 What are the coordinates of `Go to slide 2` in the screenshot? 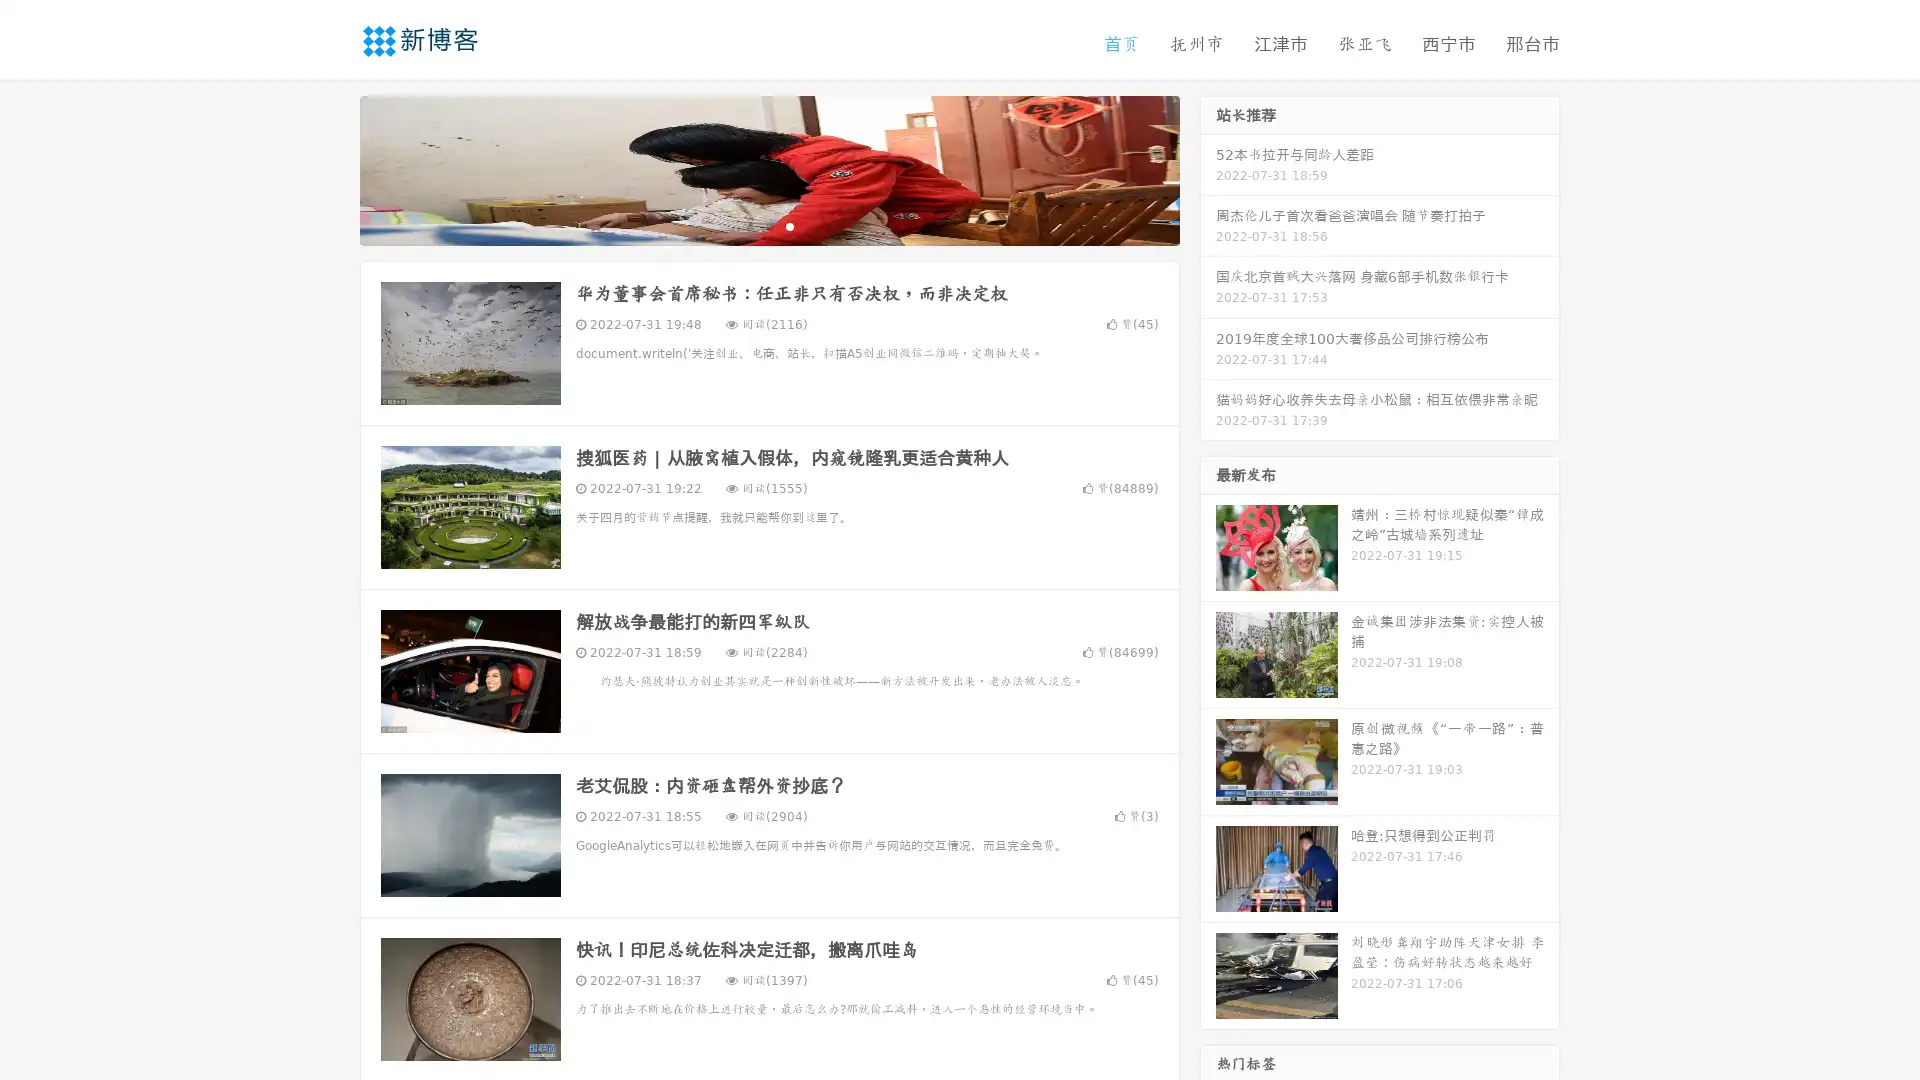 It's located at (768, 225).